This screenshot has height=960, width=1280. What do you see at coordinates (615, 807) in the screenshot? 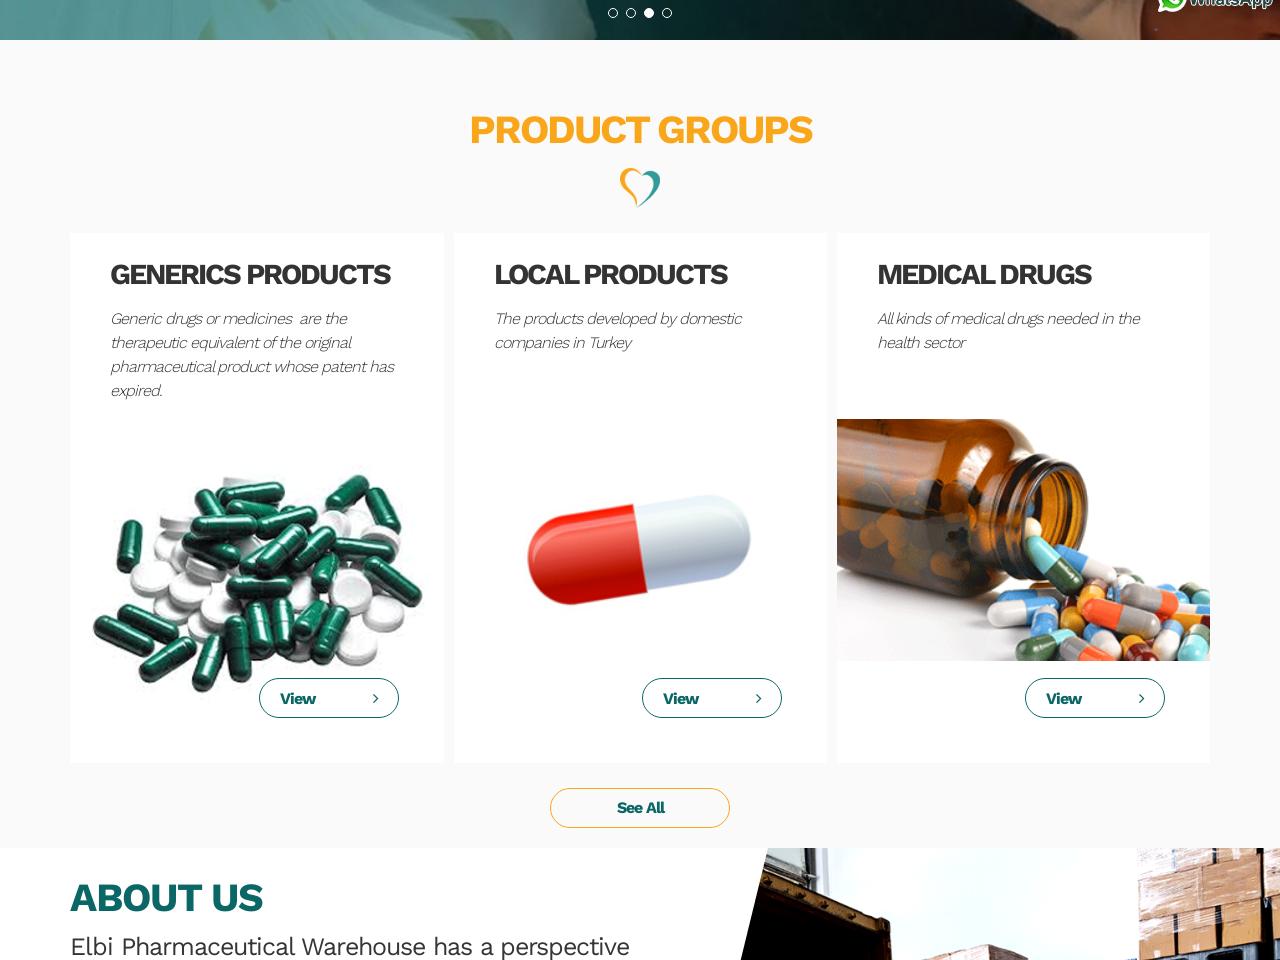
I see `'See All'` at bounding box center [615, 807].